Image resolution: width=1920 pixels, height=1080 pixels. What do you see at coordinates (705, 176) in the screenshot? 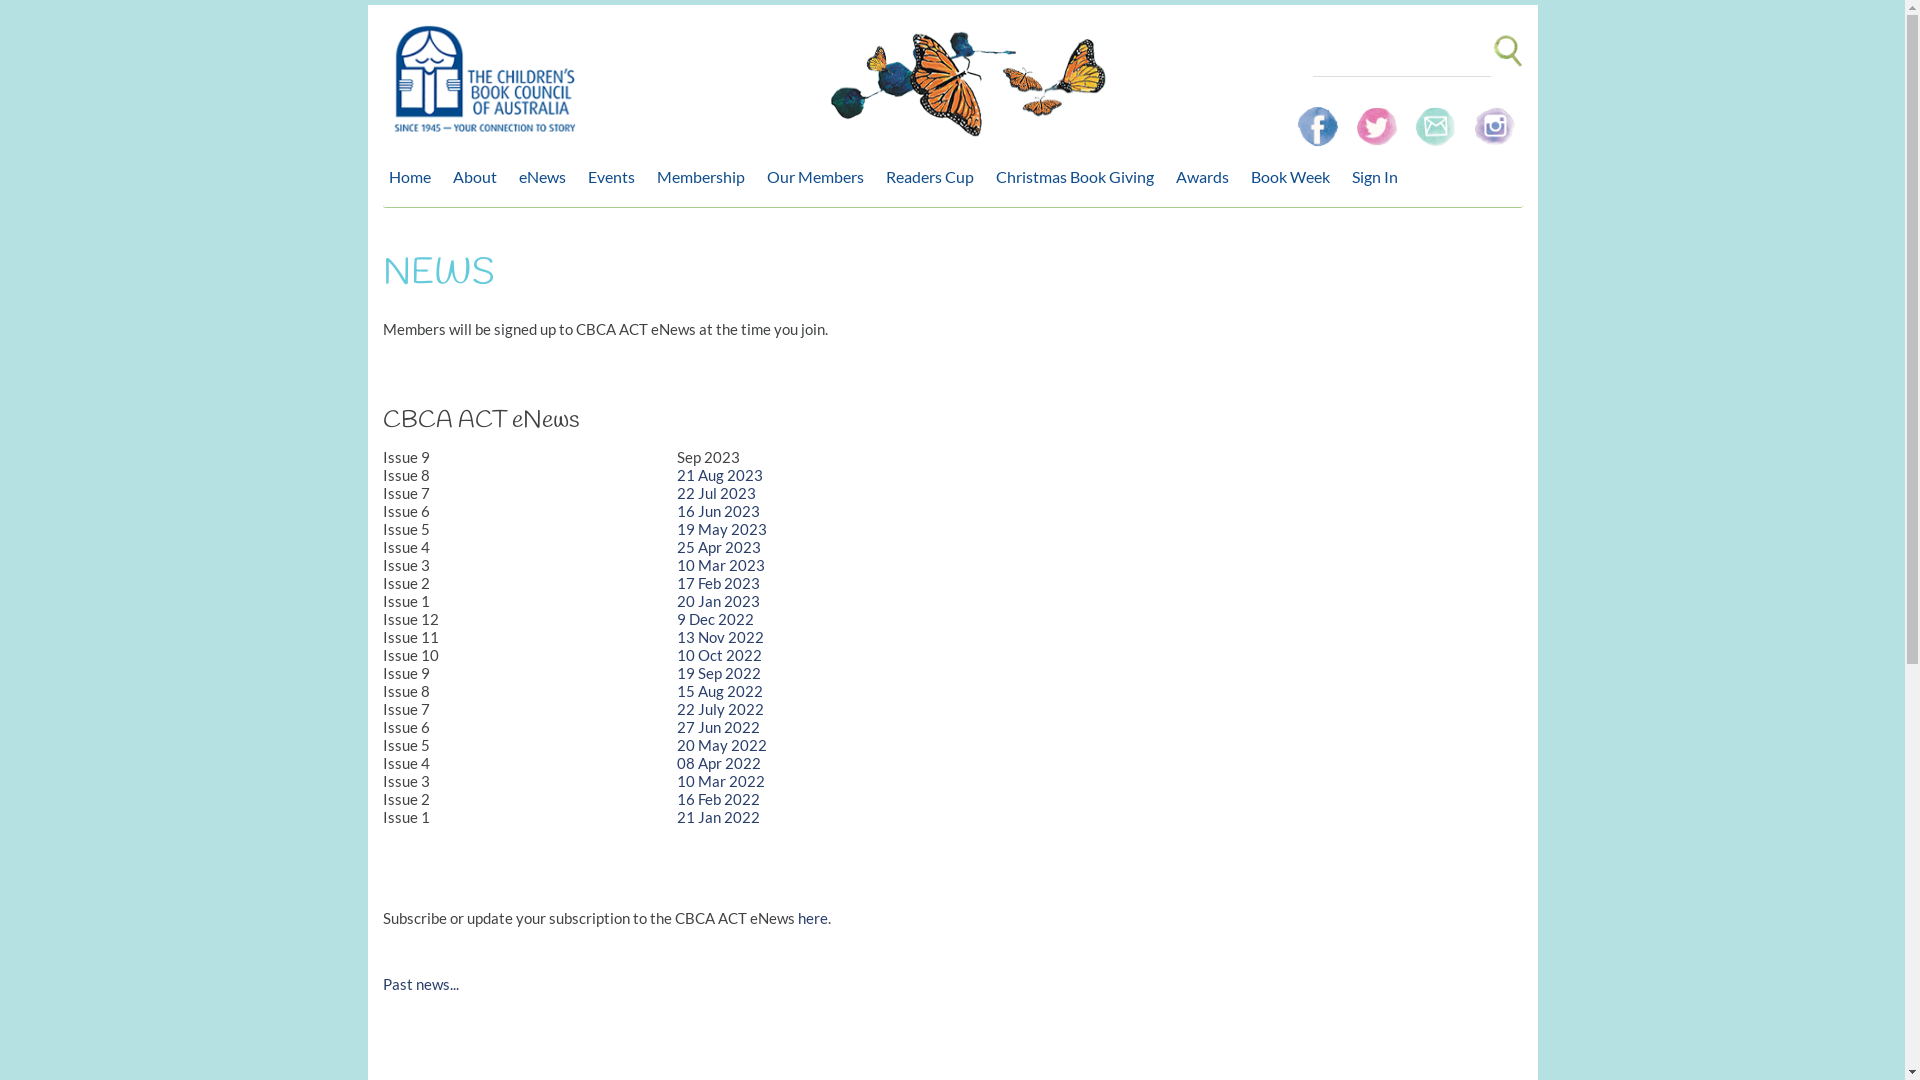
I see `'Membership'` at bounding box center [705, 176].